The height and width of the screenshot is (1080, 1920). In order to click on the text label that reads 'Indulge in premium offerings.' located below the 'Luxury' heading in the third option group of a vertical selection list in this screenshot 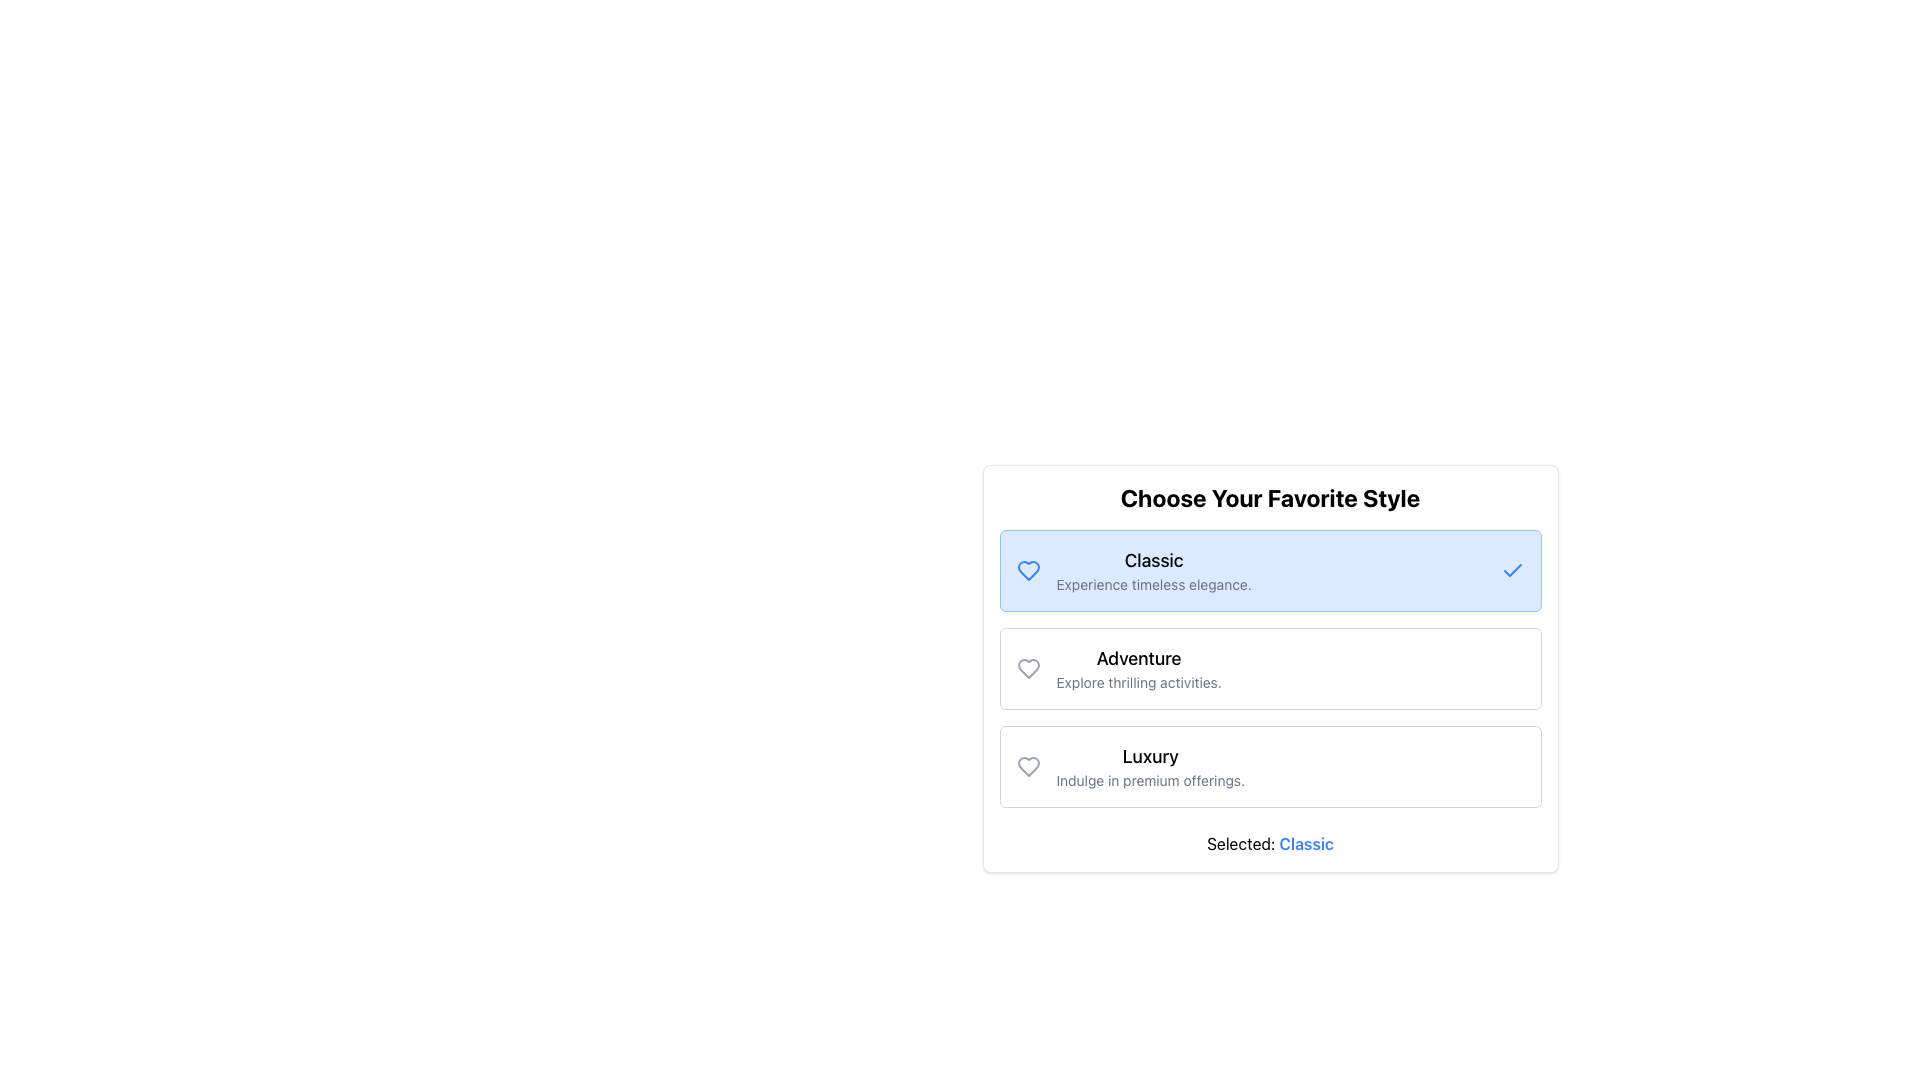, I will do `click(1150, 779)`.